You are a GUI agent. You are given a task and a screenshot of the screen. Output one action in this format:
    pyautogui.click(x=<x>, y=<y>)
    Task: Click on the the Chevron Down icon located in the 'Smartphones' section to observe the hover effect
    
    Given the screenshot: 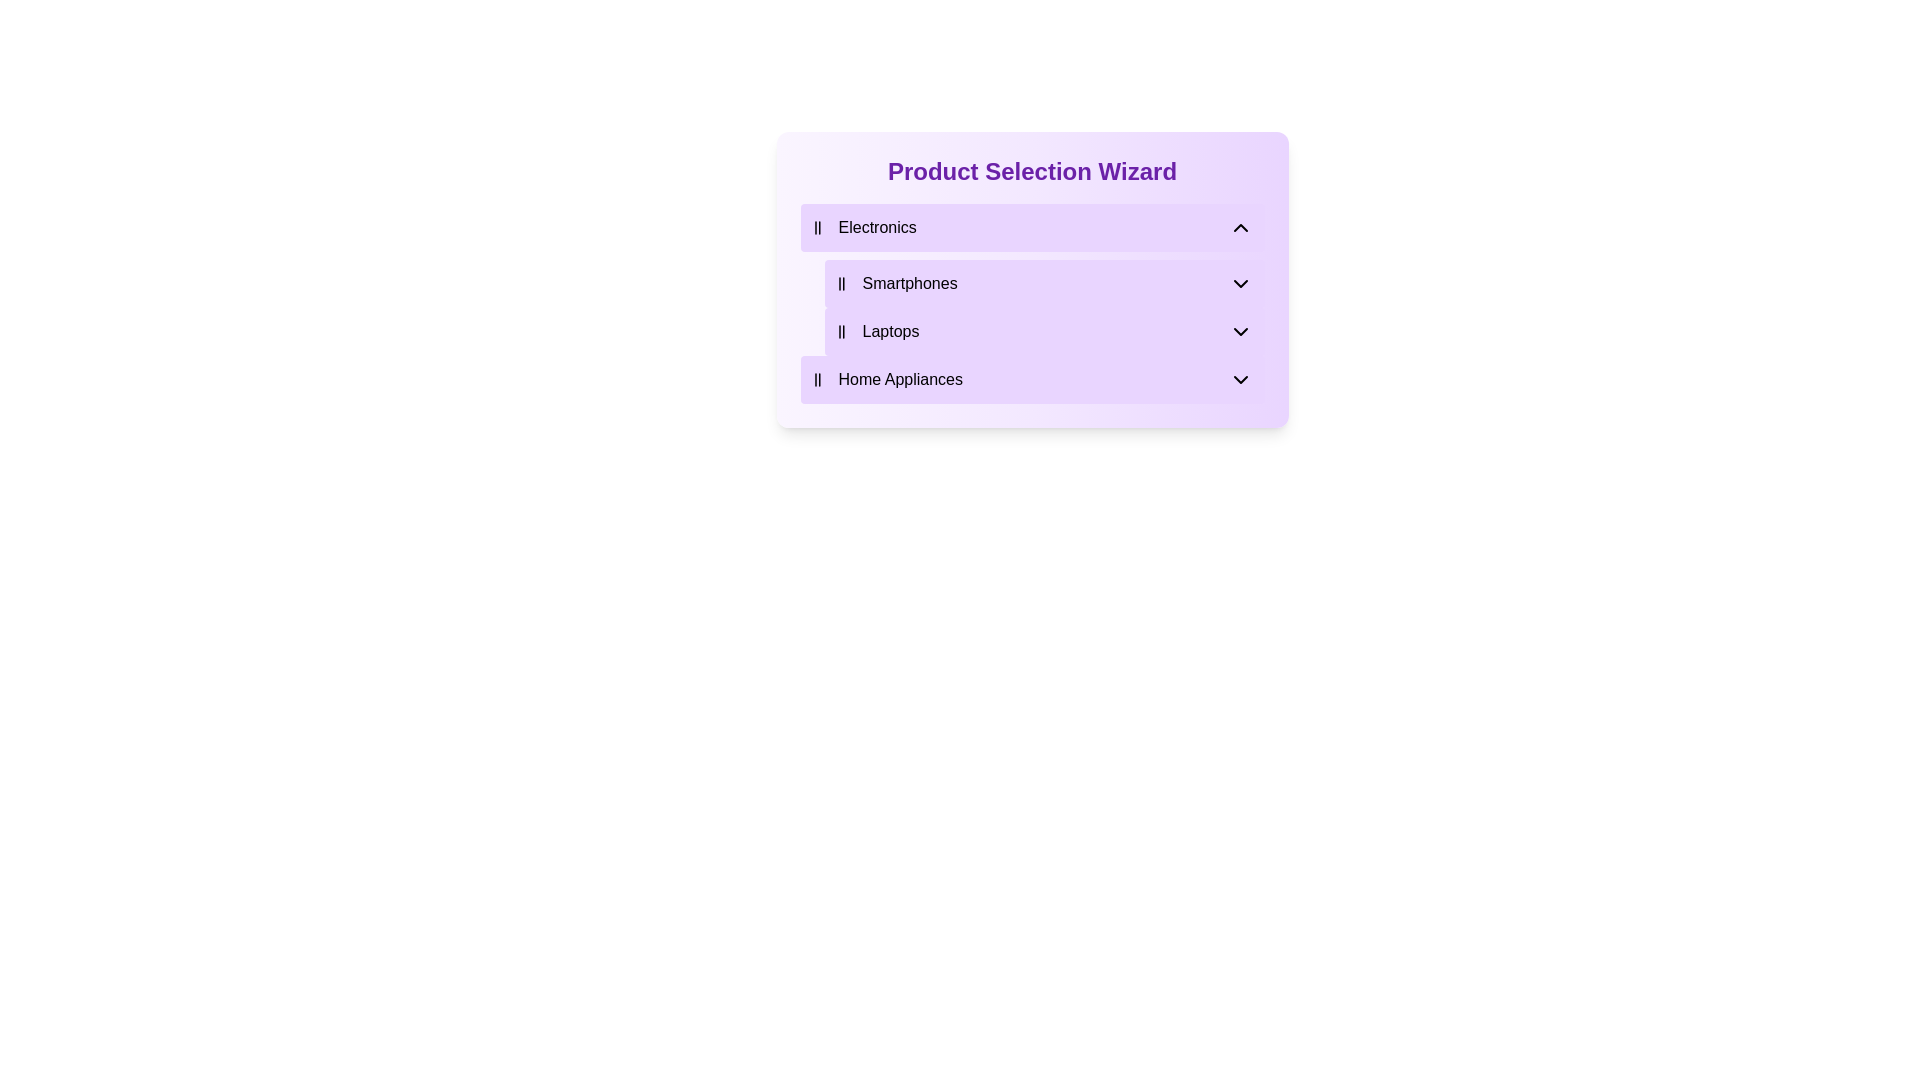 What is the action you would take?
    pyautogui.click(x=1239, y=284)
    